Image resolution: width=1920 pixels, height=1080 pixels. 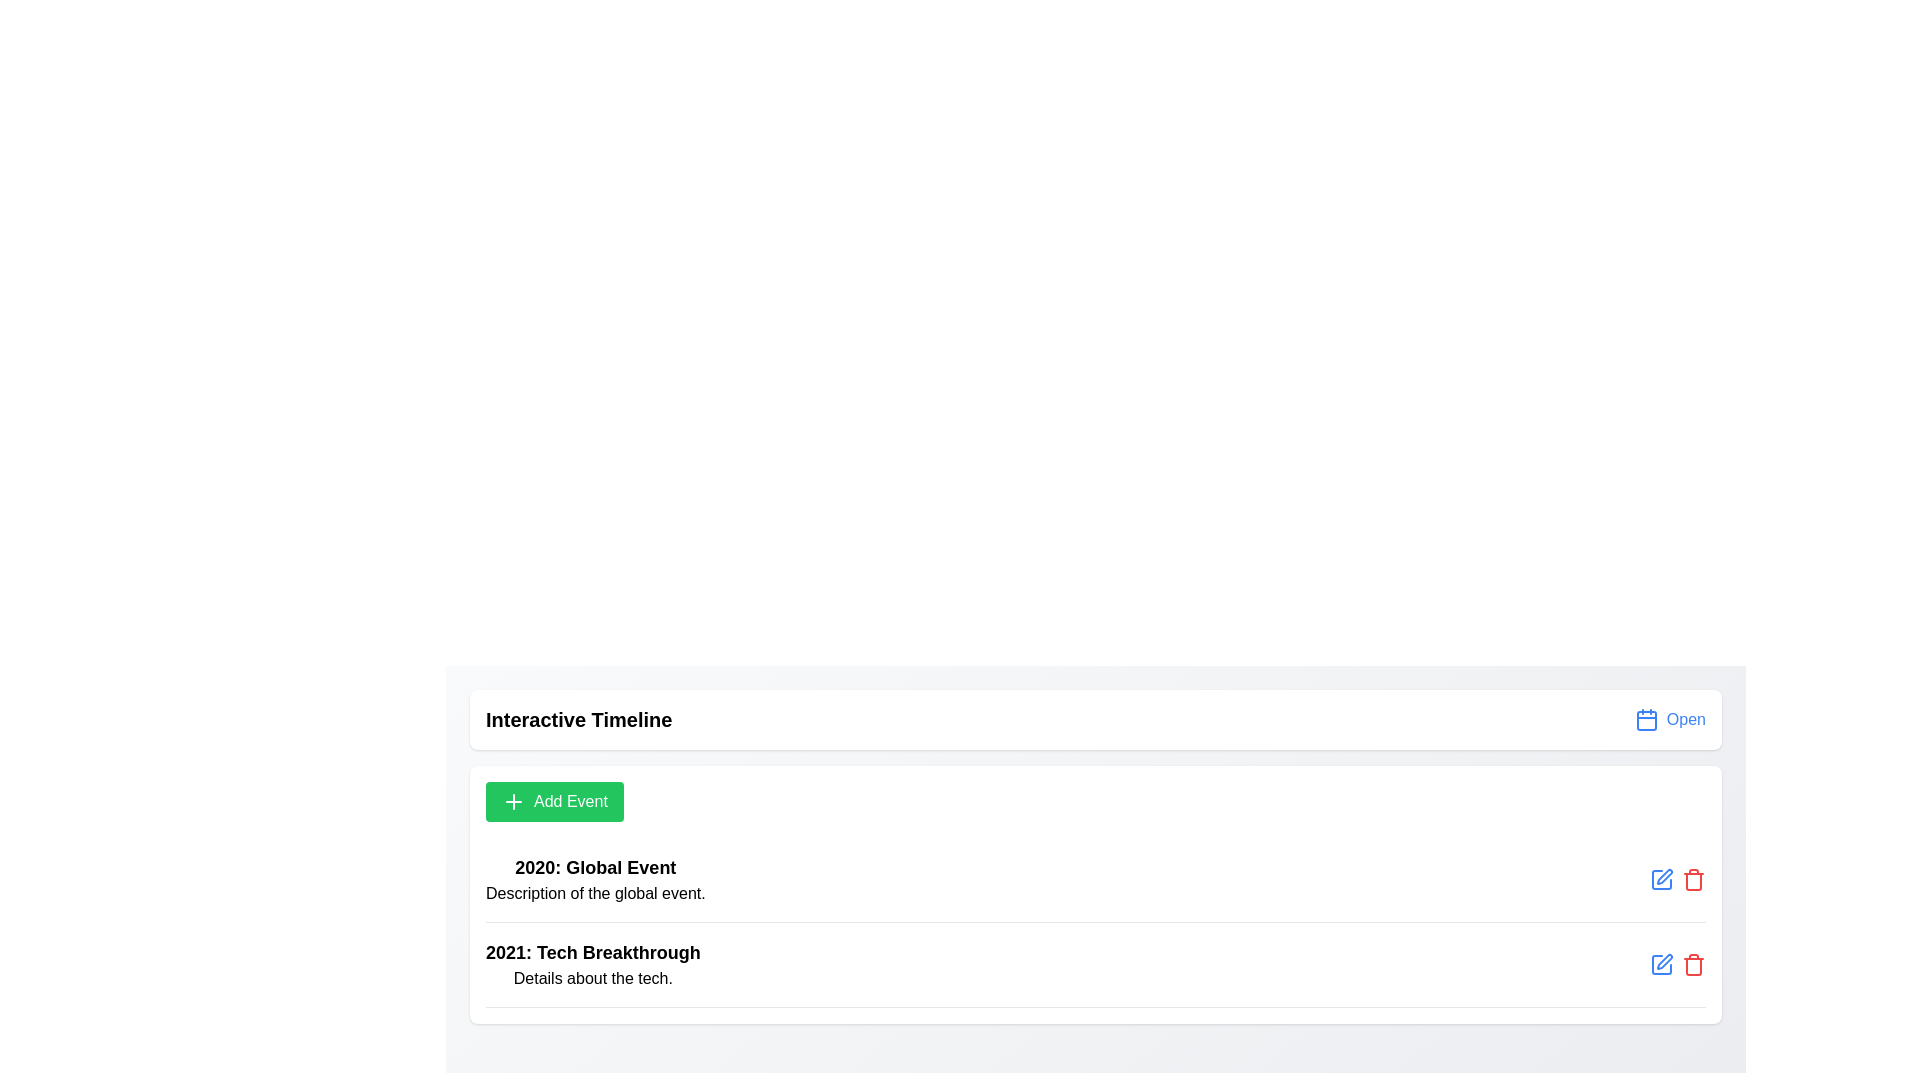 What do you see at coordinates (554, 801) in the screenshot?
I see `the 'Add Event' button to add a new event to the timeline` at bounding box center [554, 801].